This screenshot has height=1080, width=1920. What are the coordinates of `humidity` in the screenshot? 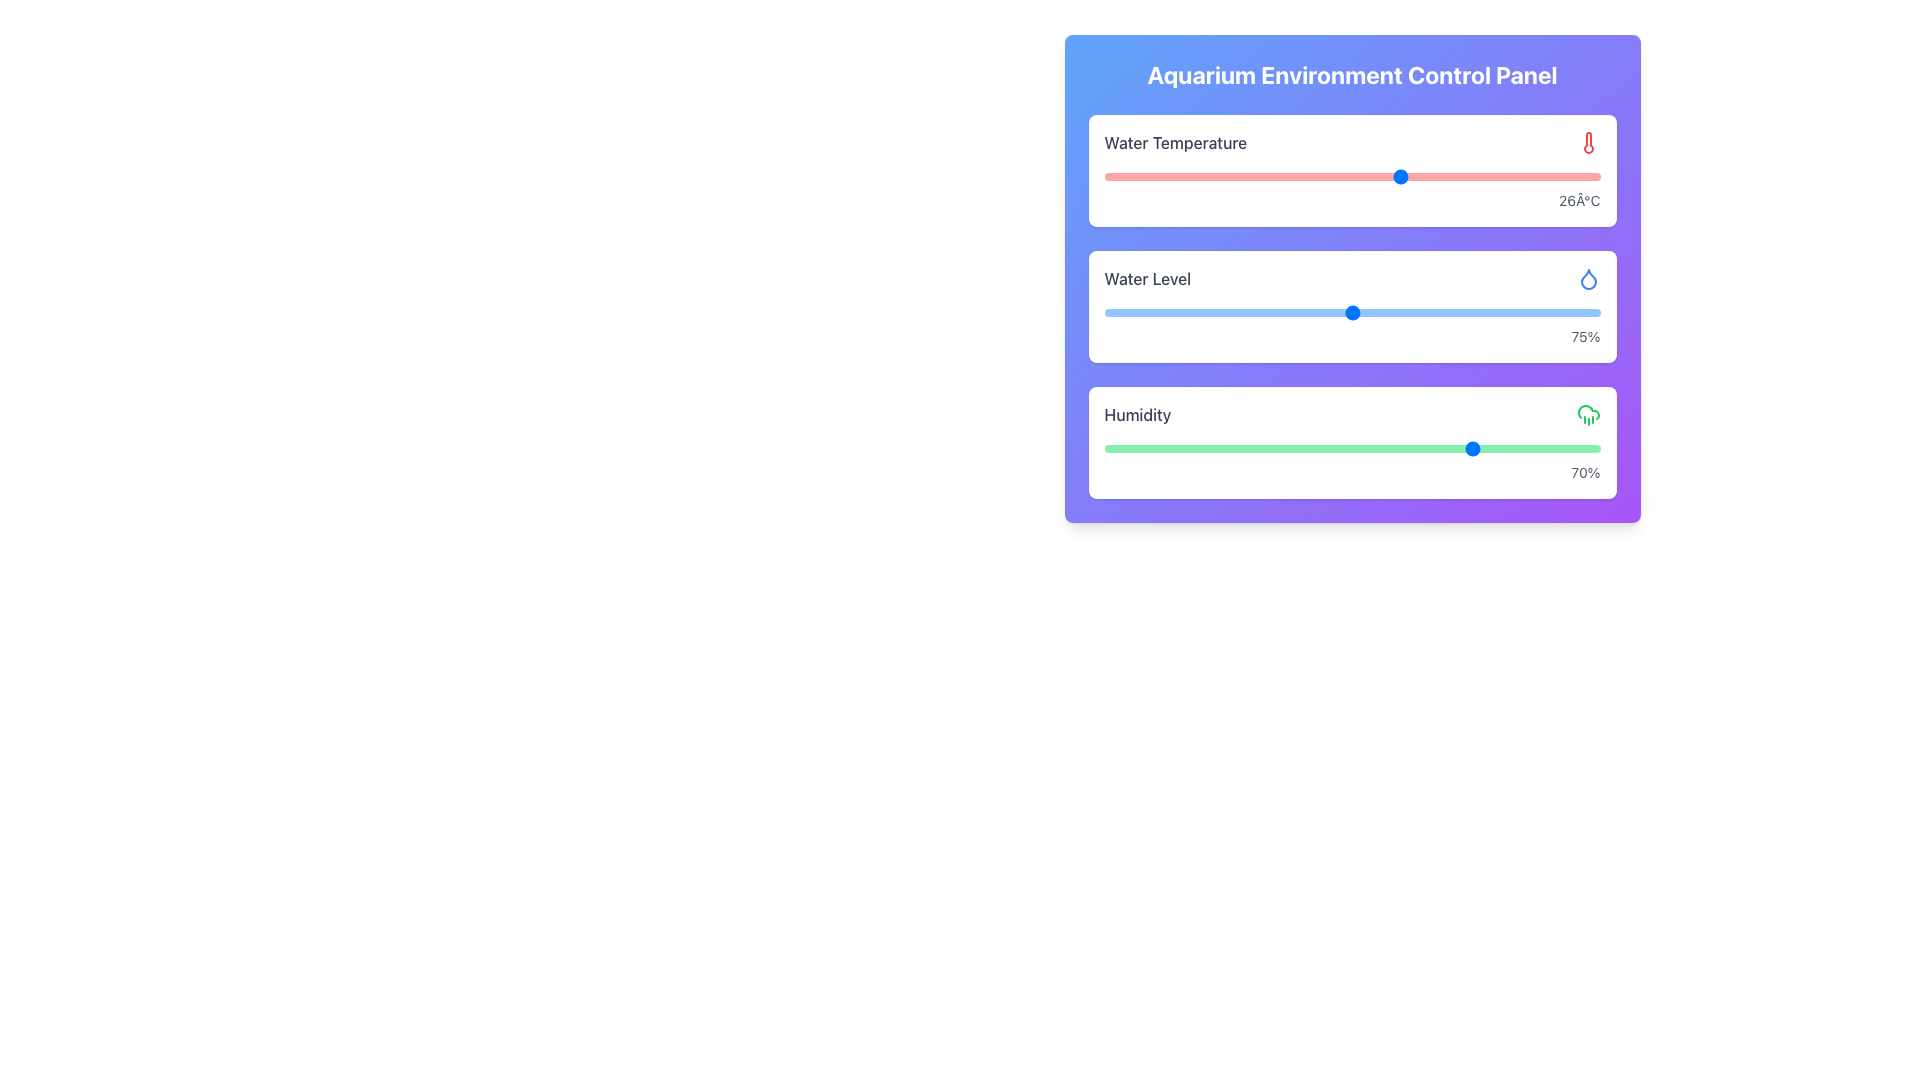 It's located at (1574, 447).